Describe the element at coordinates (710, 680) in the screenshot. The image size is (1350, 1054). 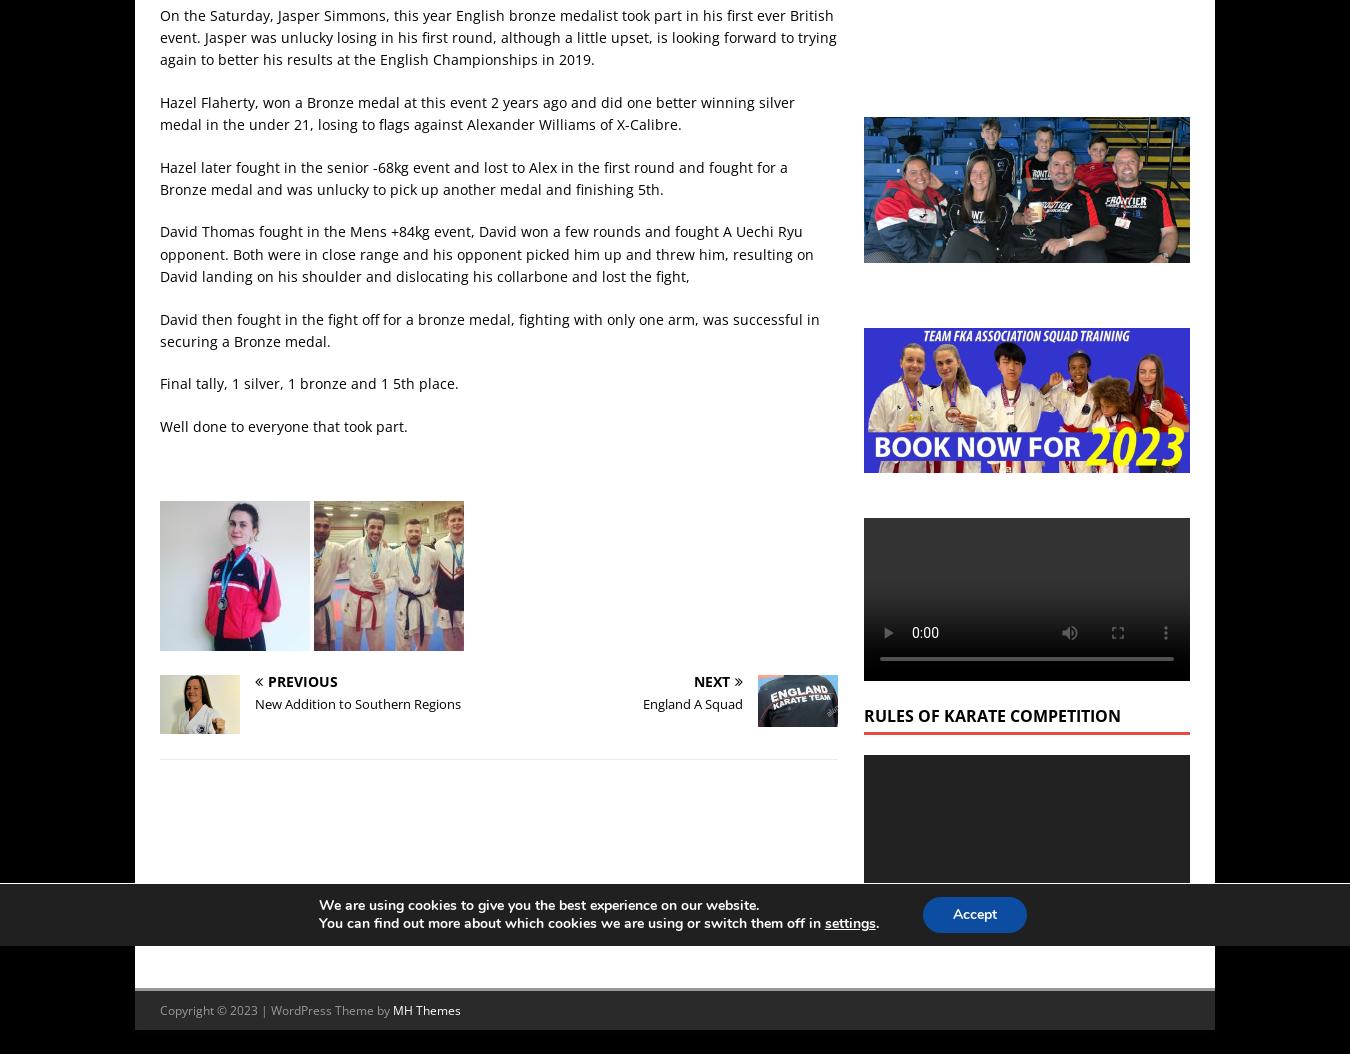
I see `'Next'` at that location.